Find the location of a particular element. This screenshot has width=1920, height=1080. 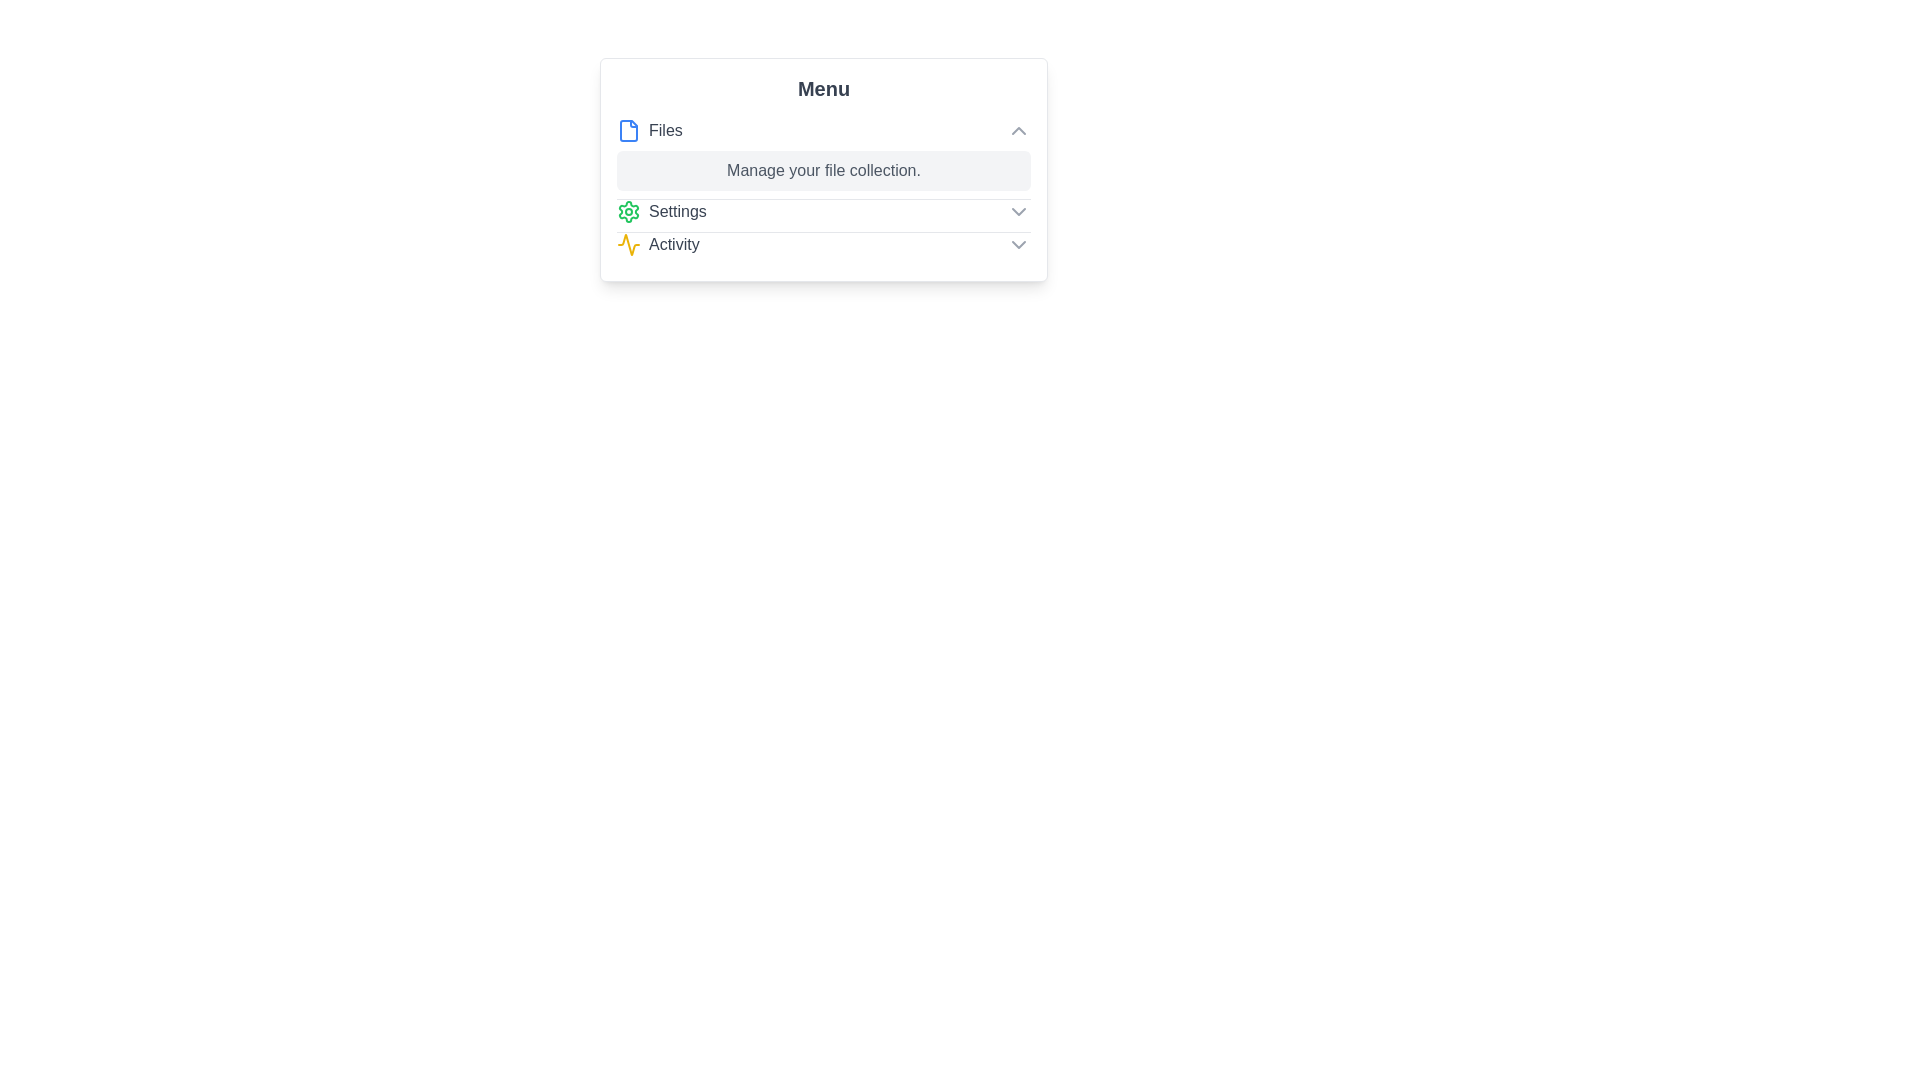

the menu item Files is located at coordinates (824, 131).